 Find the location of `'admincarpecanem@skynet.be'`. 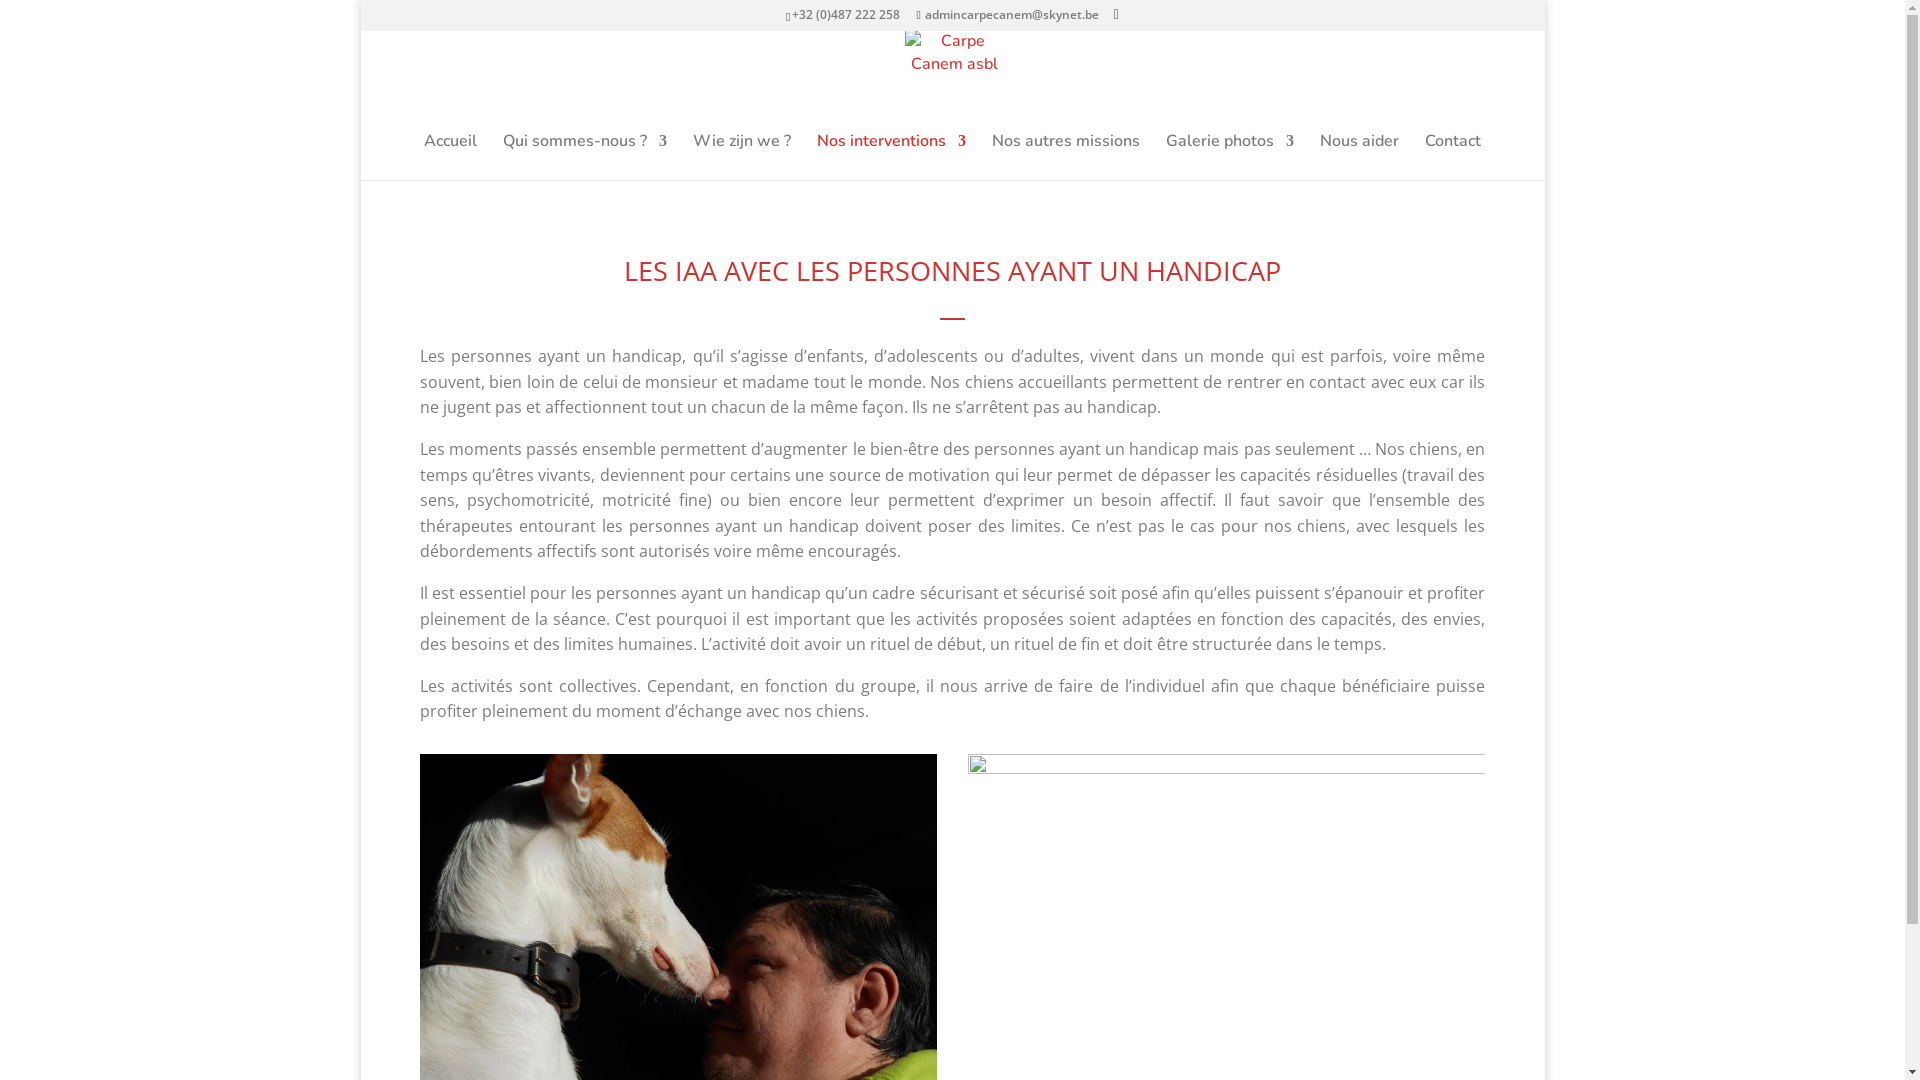

'admincarpecanem@skynet.be' is located at coordinates (1007, 14).